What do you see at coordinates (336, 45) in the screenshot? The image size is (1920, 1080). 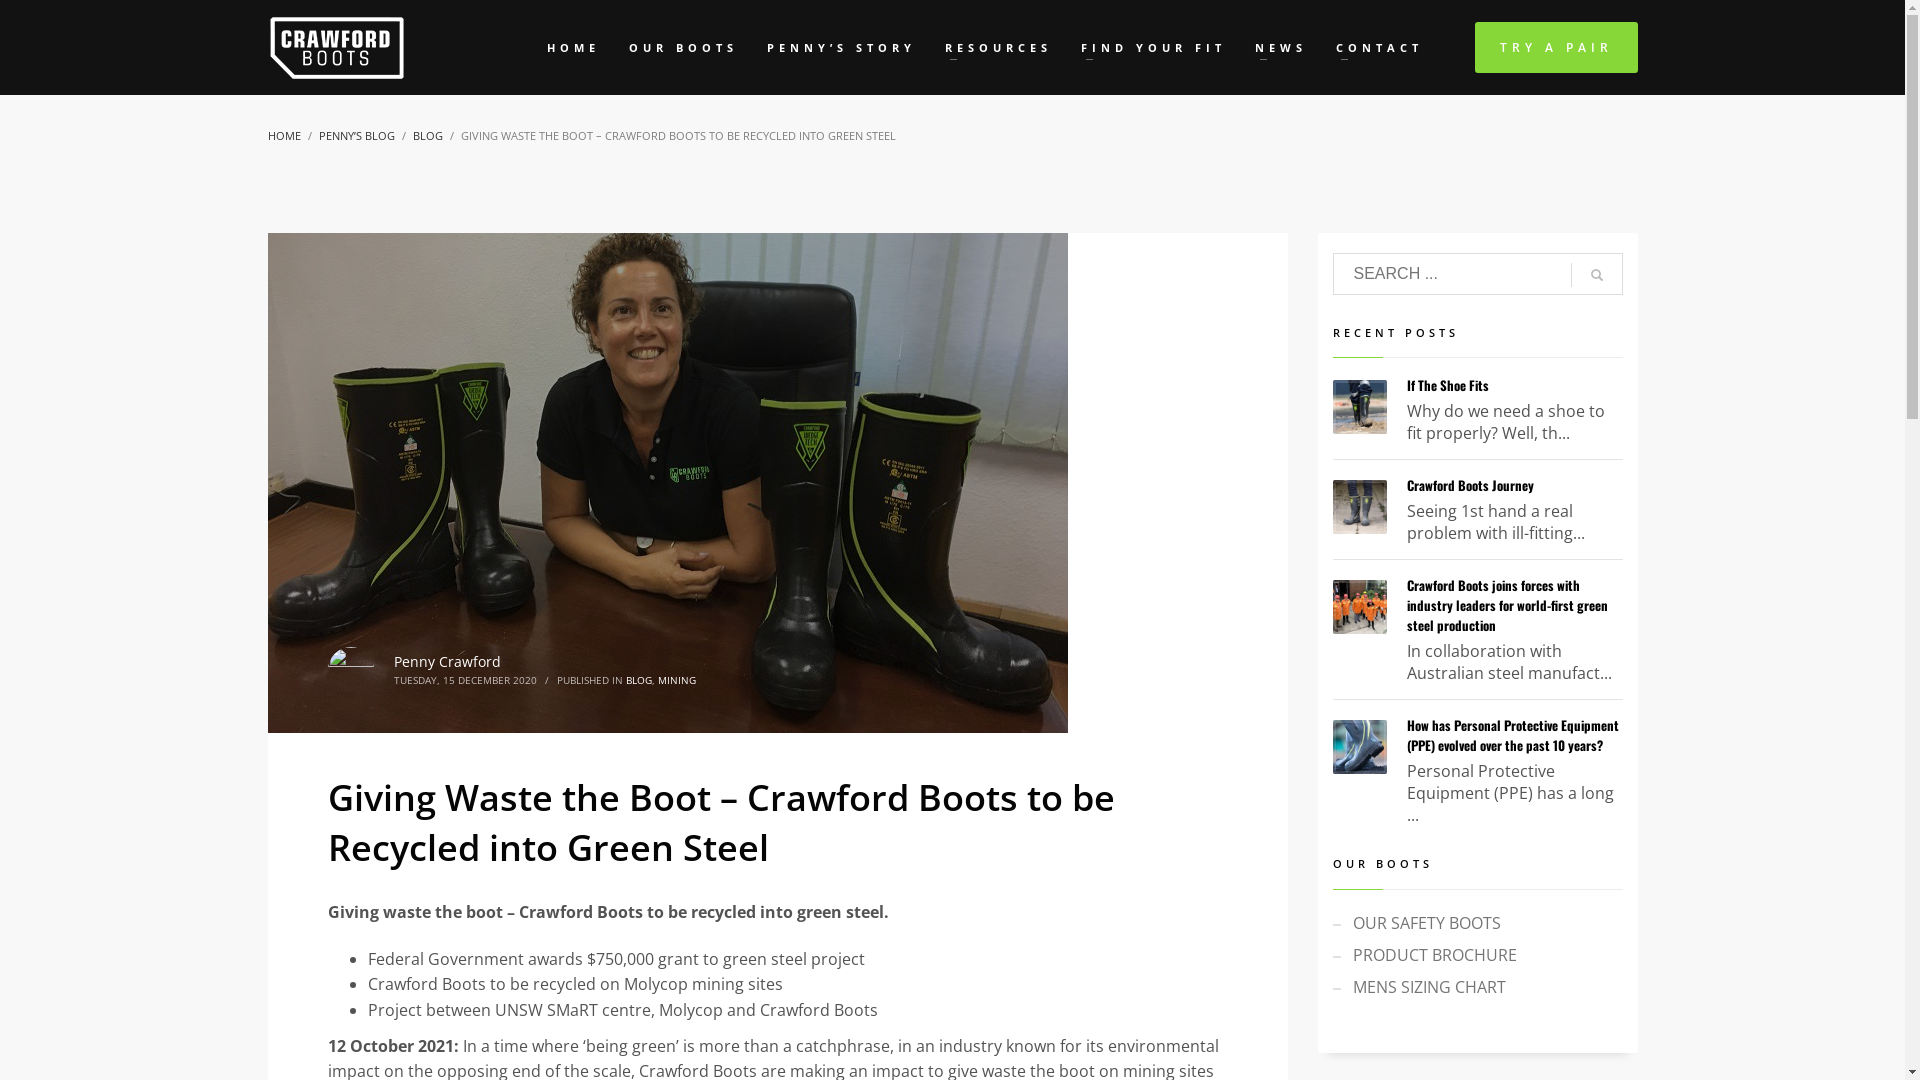 I see `'Waterproof Safety Boots That Fit'` at bounding box center [336, 45].